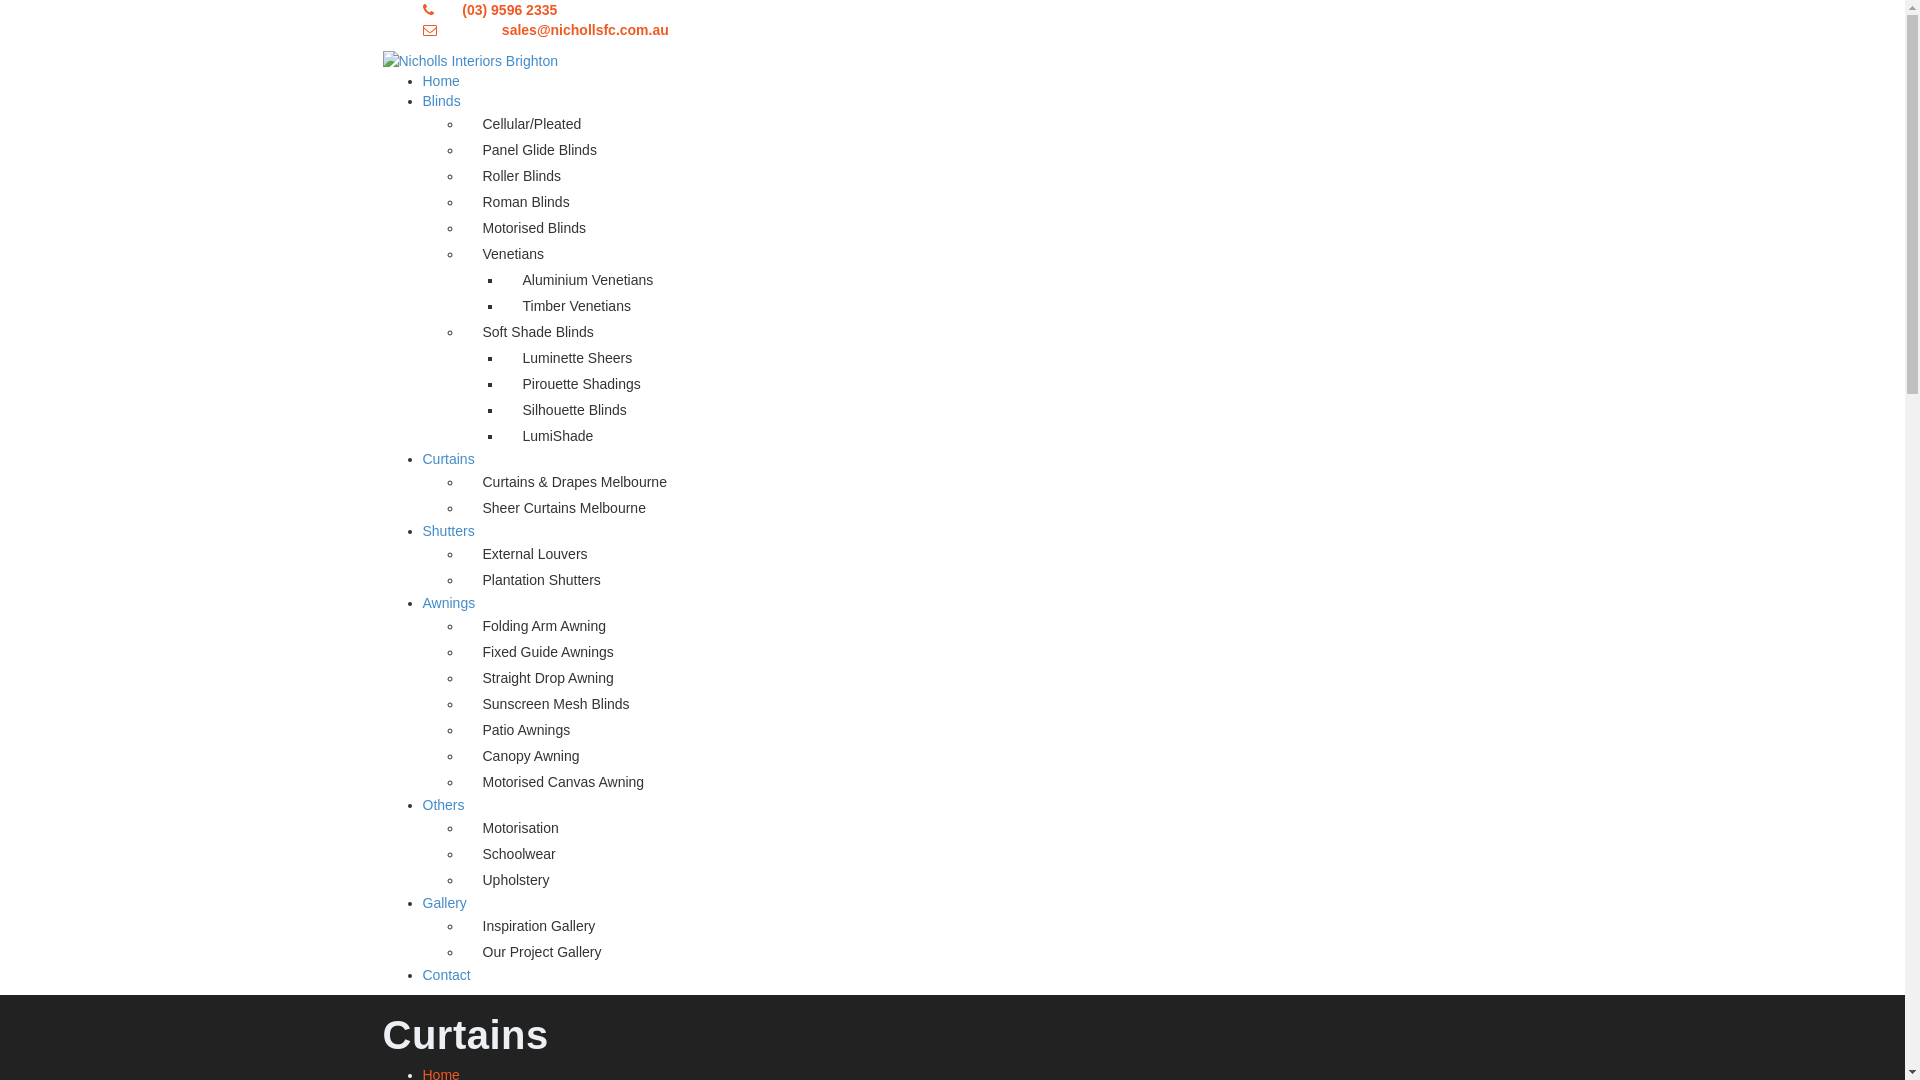 Image resolution: width=1920 pixels, height=1080 pixels. I want to click on 'Contact', so click(445, 974).